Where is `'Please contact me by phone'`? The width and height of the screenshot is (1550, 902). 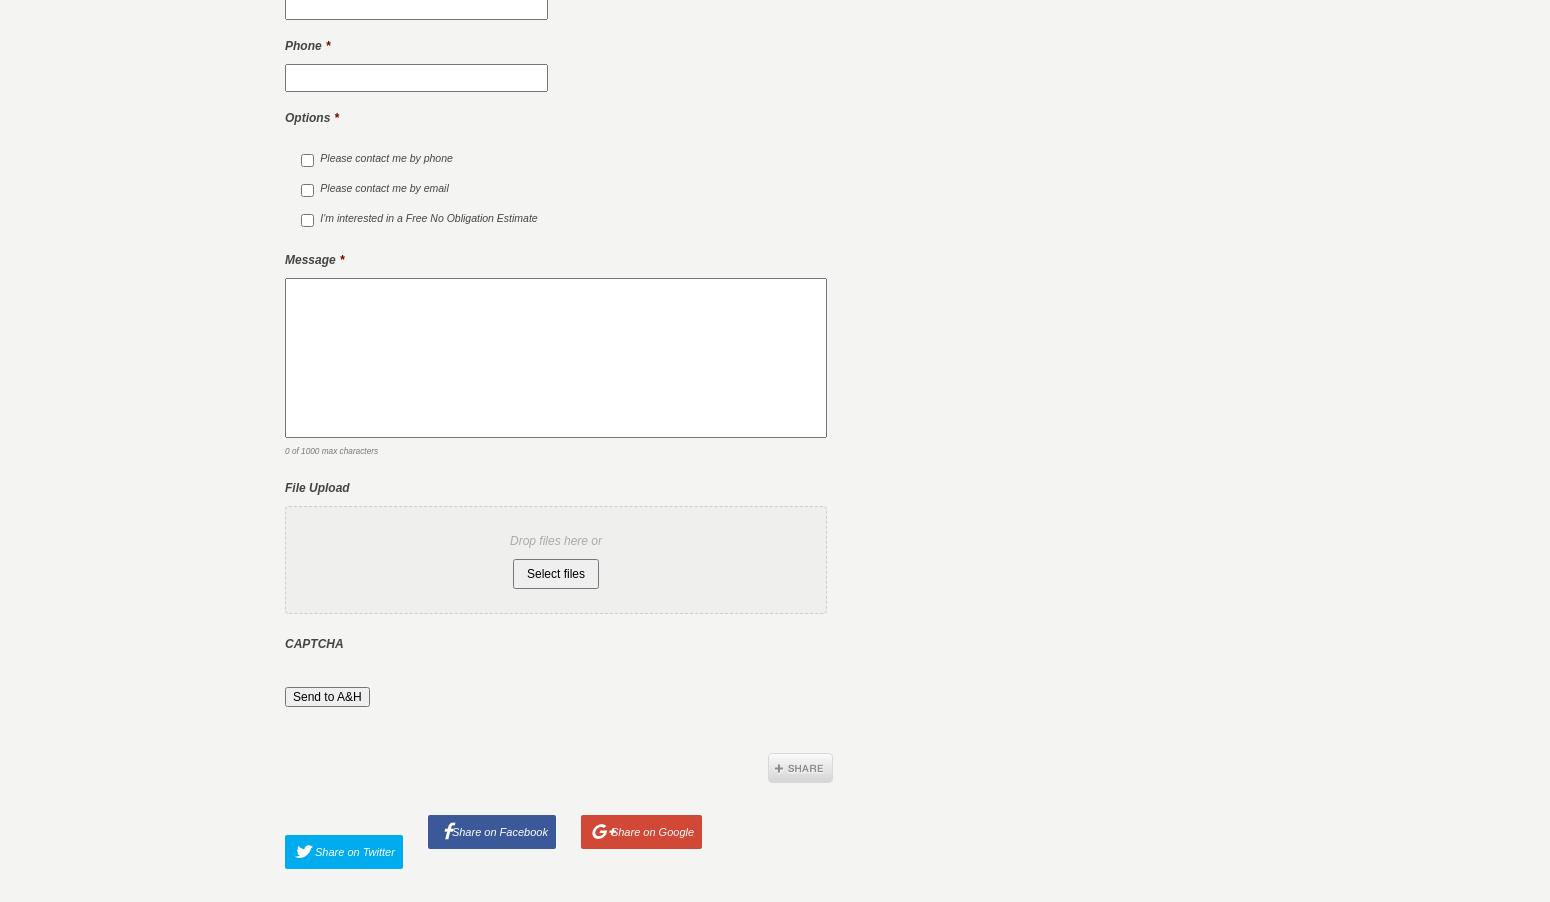 'Please contact me by phone' is located at coordinates (384, 157).